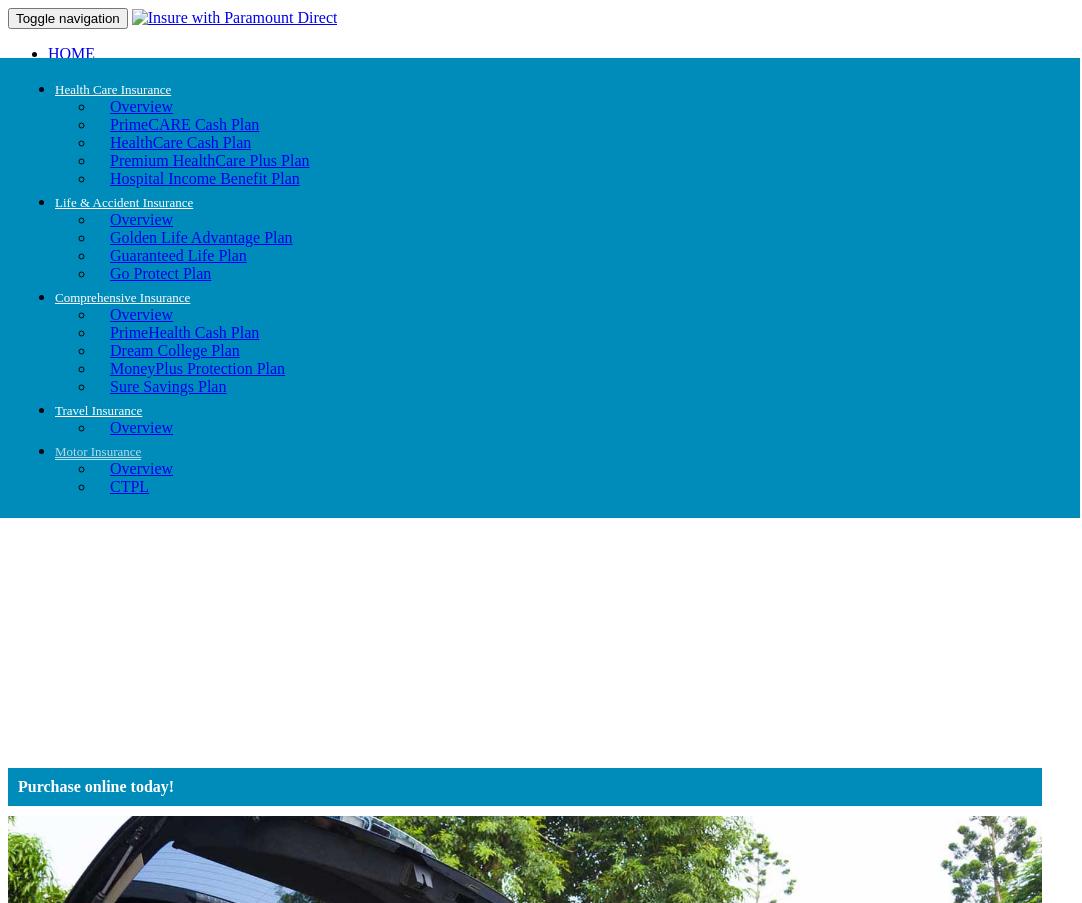 The height and width of the screenshot is (903, 1082). What do you see at coordinates (76, 300) in the screenshot?
I see `'Coop'` at bounding box center [76, 300].